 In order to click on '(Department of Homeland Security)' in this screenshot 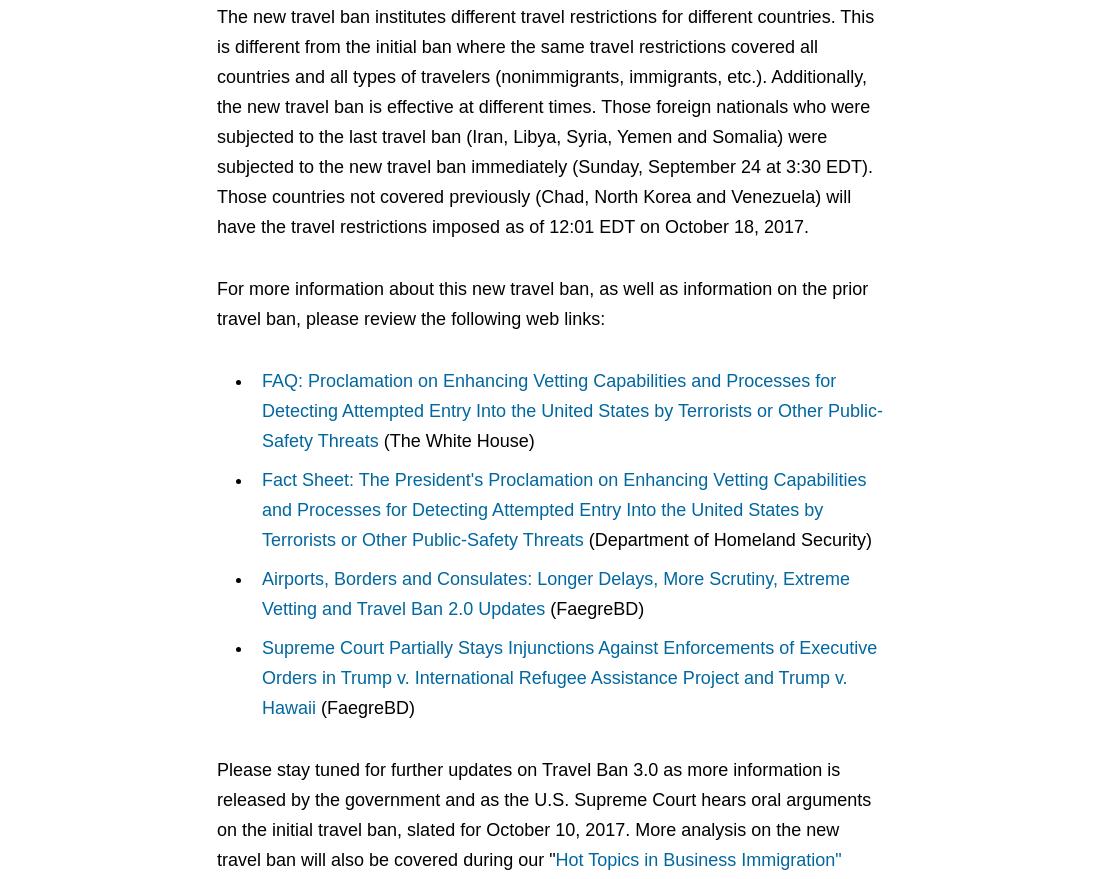, I will do `click(725, 539)`.